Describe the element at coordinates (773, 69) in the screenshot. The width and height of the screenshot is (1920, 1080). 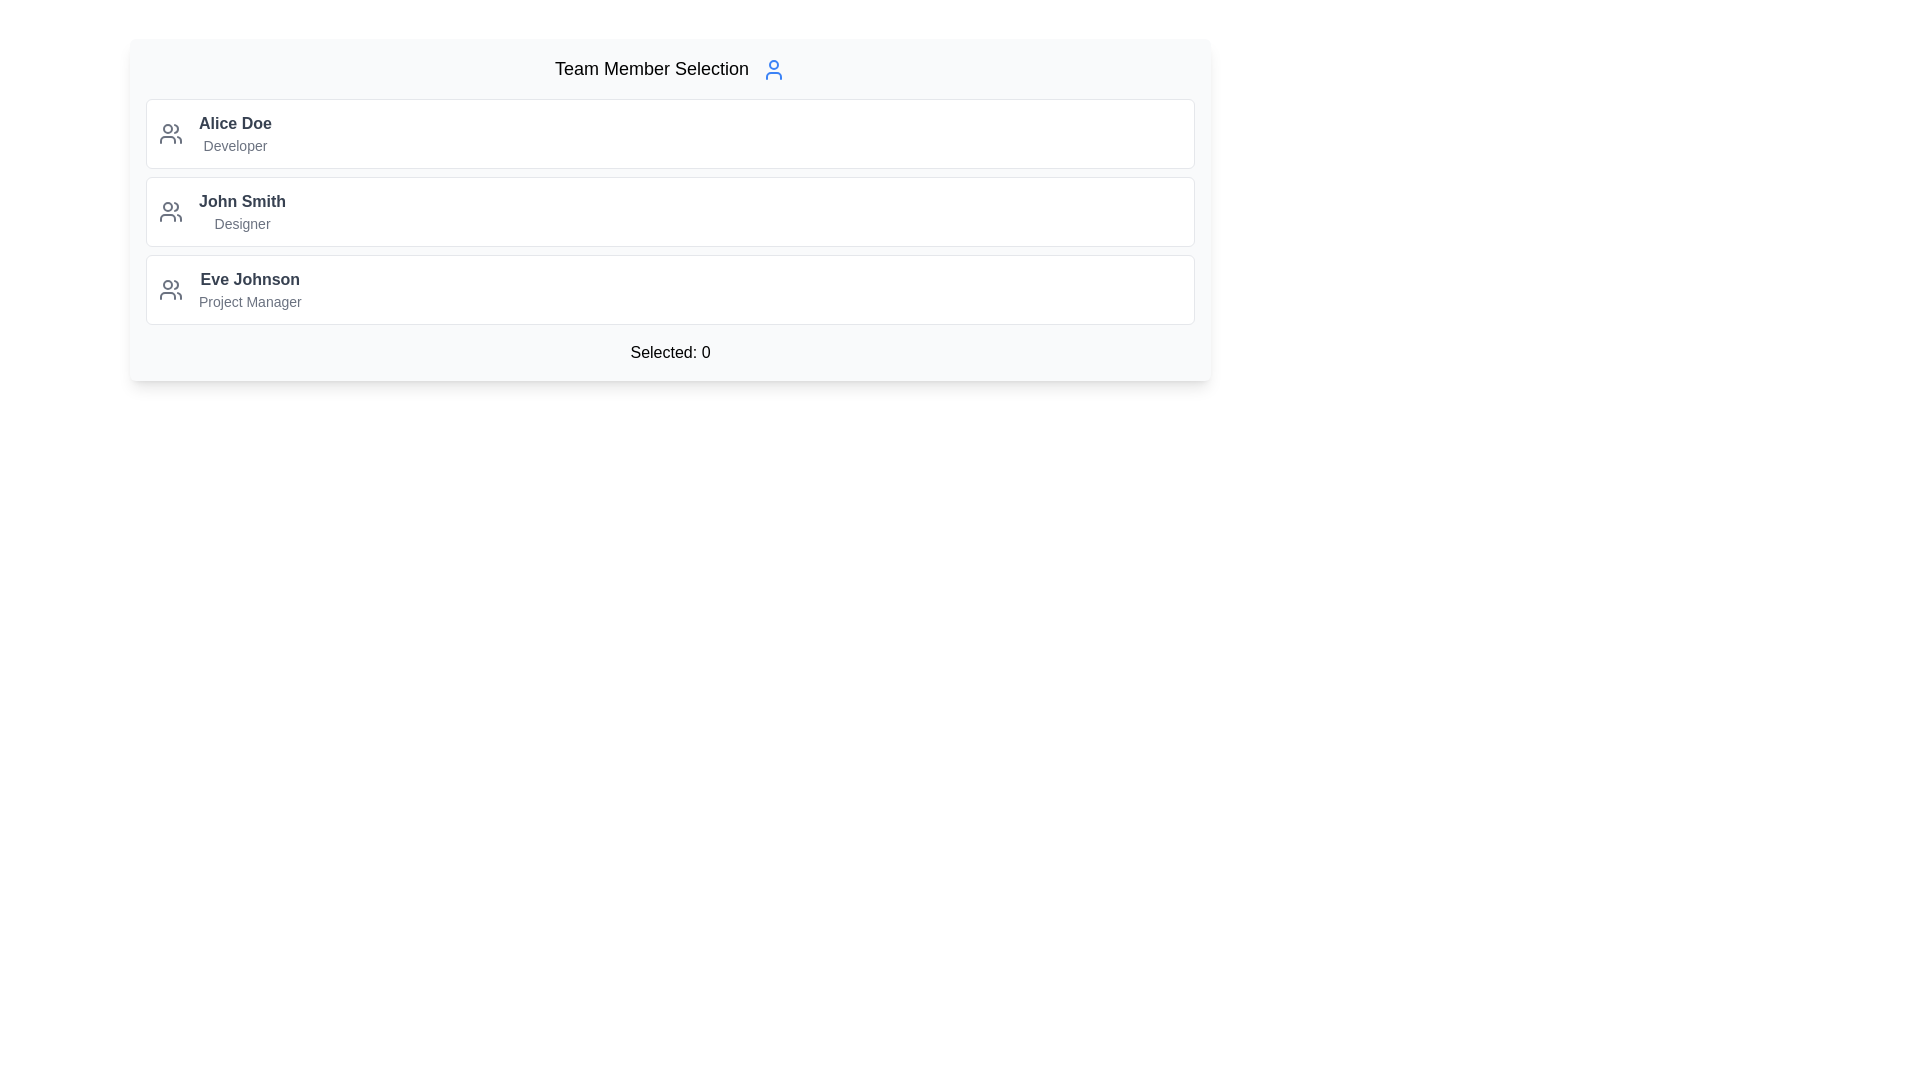
I see `the icon related to the 'Team Member Selection' feature, which is located at the rightmost end of the title text 'Team Member Selection'` at that location.